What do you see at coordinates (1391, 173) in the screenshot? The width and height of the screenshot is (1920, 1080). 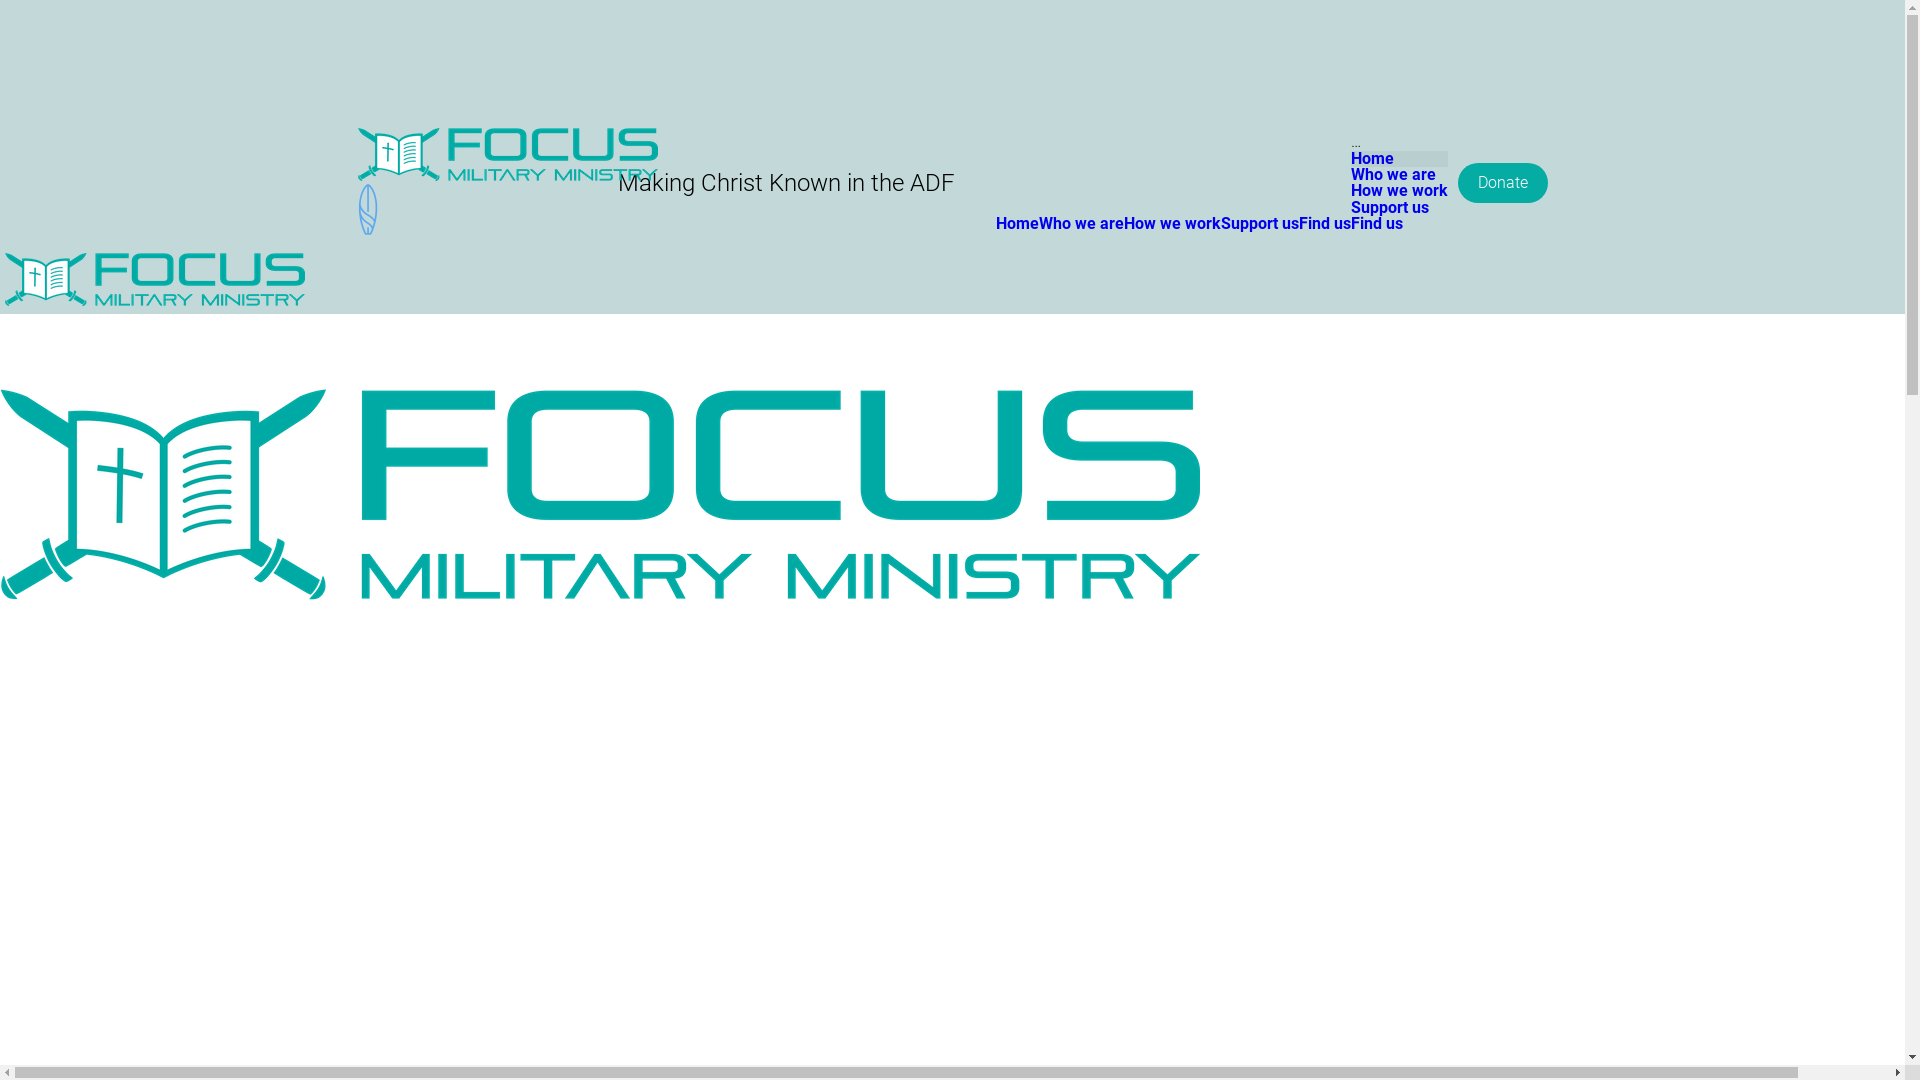 I see `'Who we are'` at bounding box center [1391, 173].